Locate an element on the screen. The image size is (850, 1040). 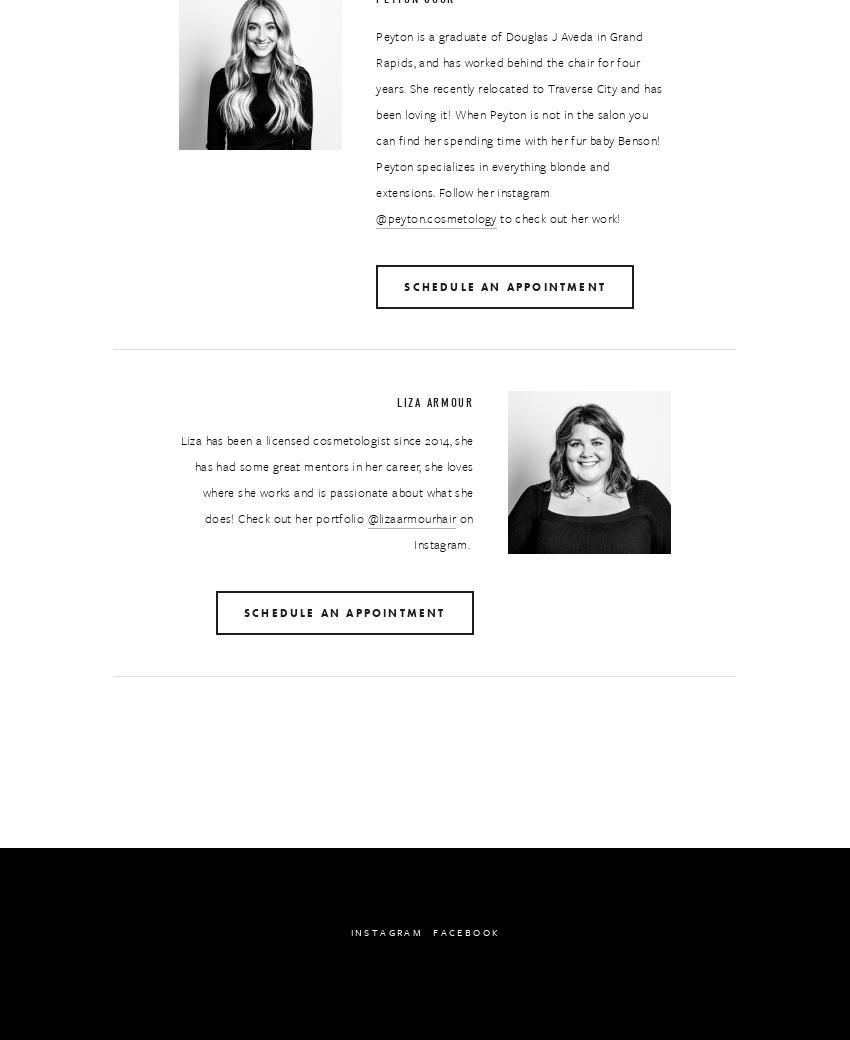
'on Instagram.' is located at coordinates (444, 530).